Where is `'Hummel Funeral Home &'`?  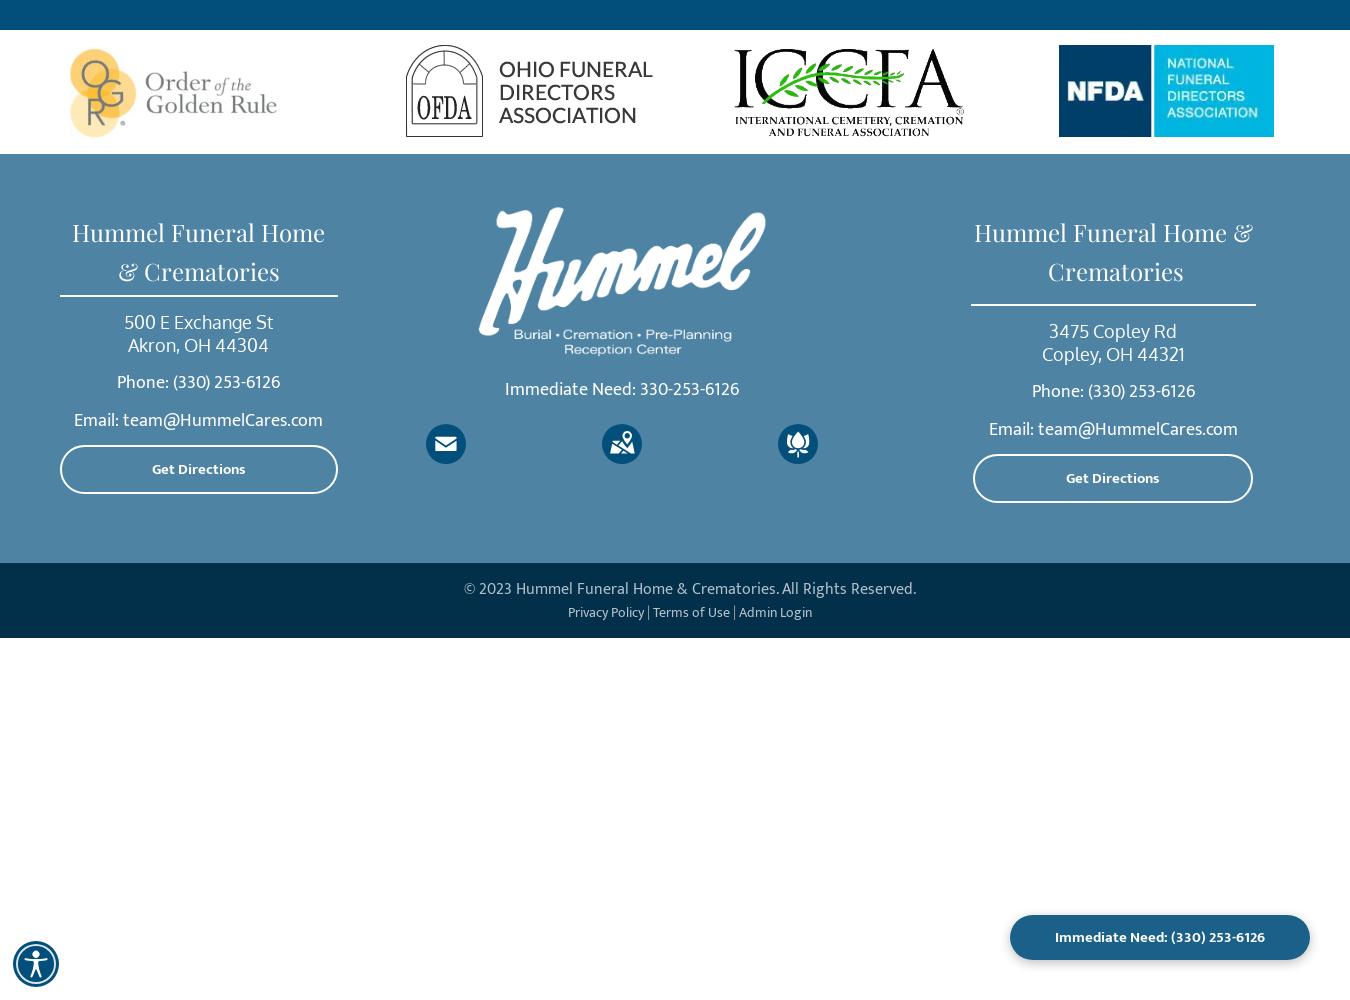
'Hummel Funeral Home &' is located at coordinates (1112, 231).